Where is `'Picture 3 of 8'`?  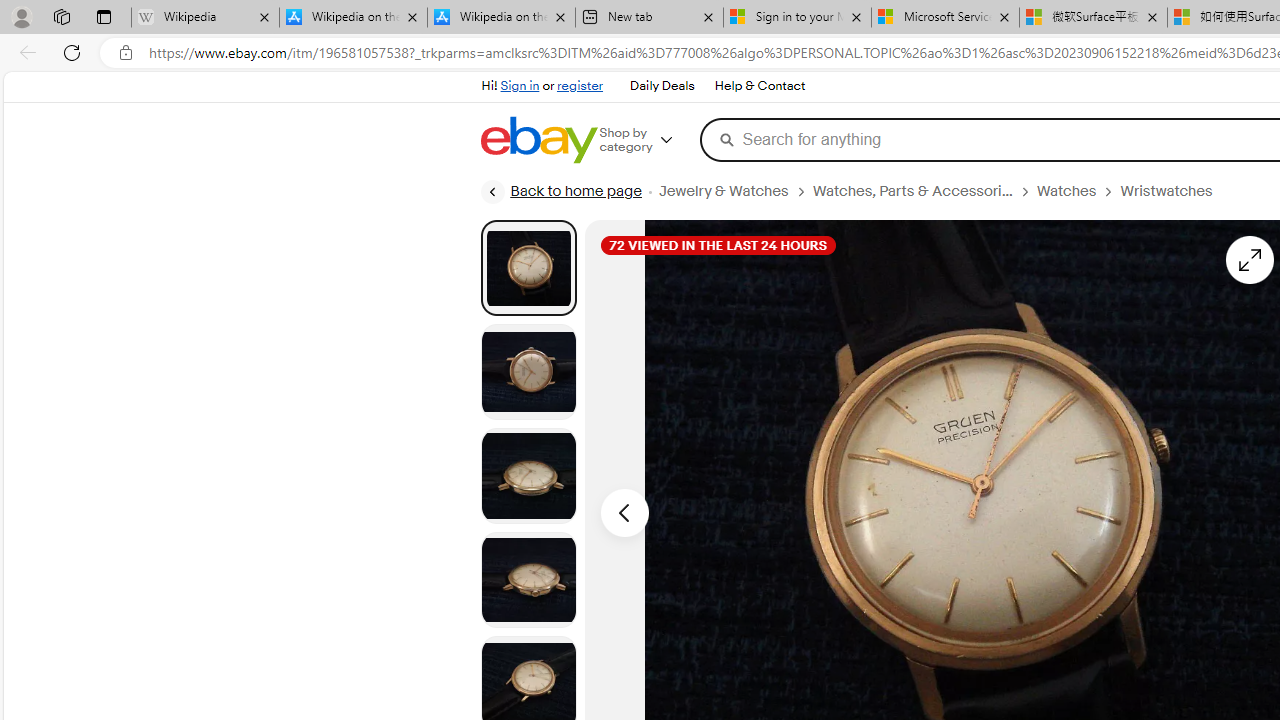 'Picture 3 of 8' is located at coordinates (528, 475).